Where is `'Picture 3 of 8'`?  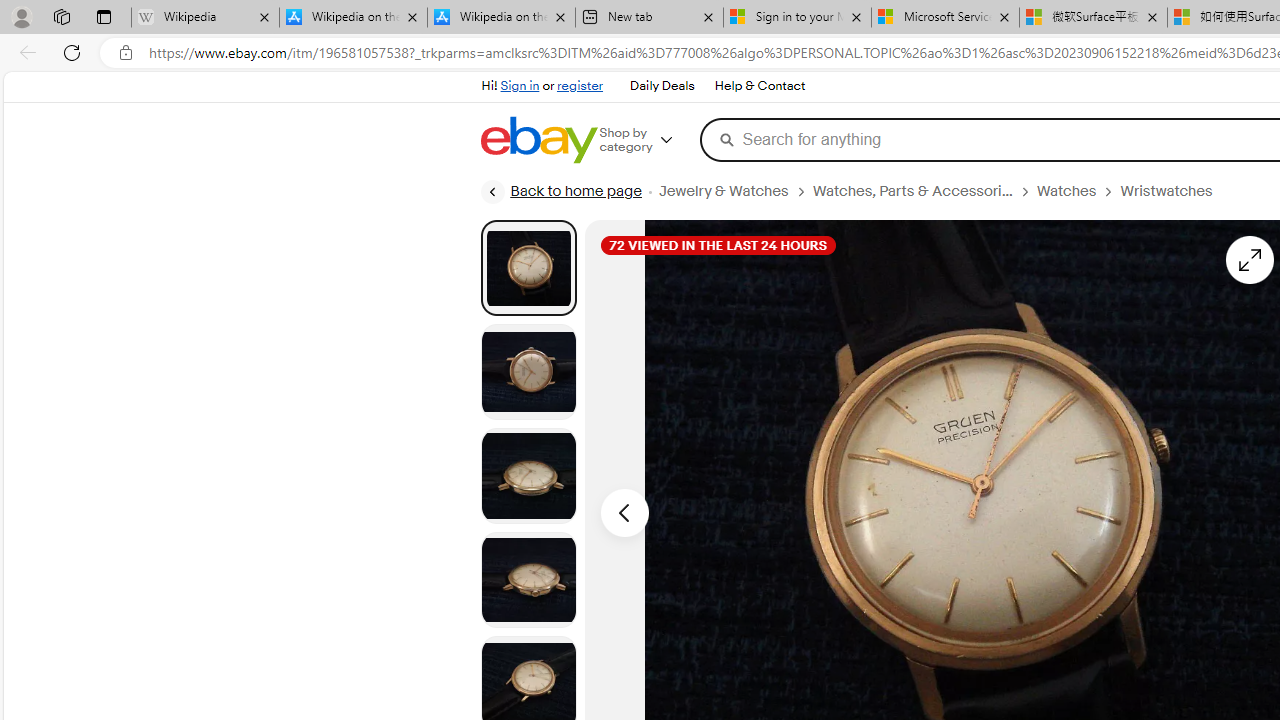 'Picture 3 of 8' is located at coordinates (528, 475).